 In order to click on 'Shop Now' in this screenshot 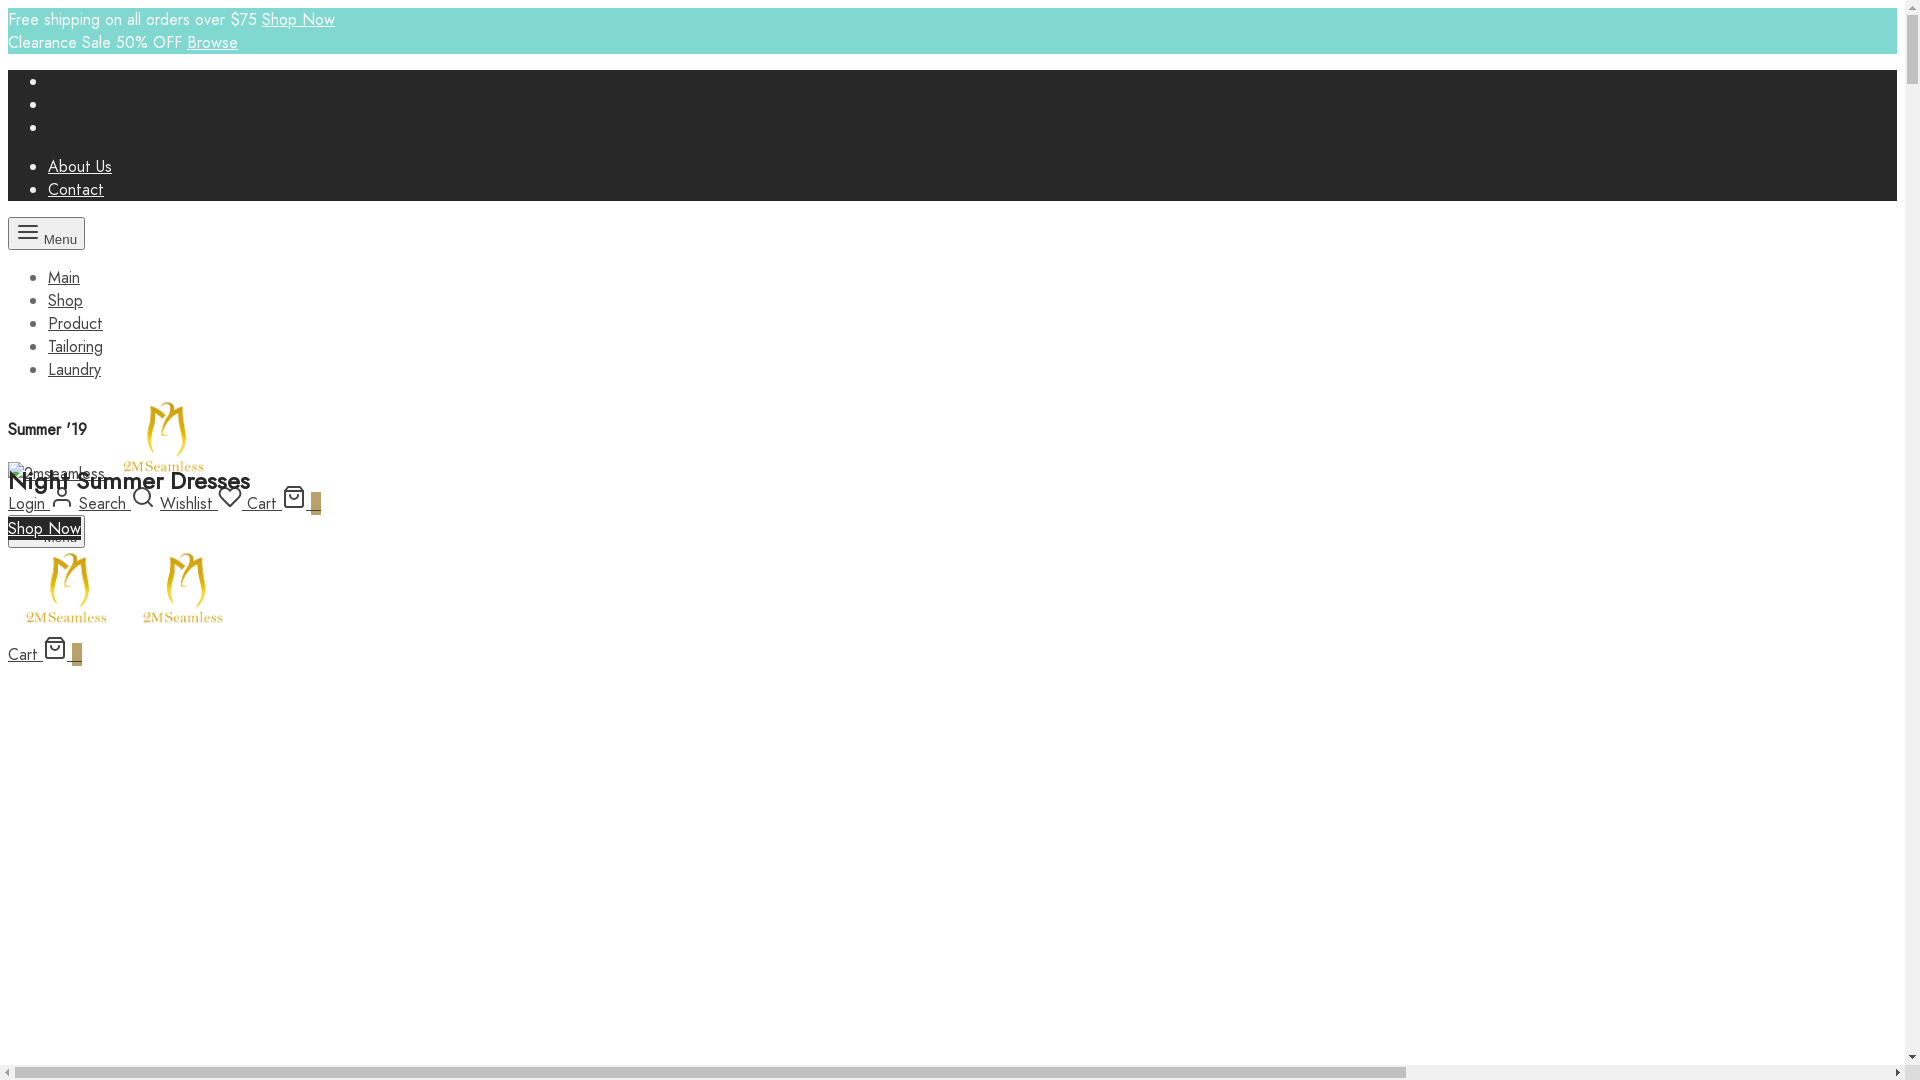, I will do `click(44, 527)`.